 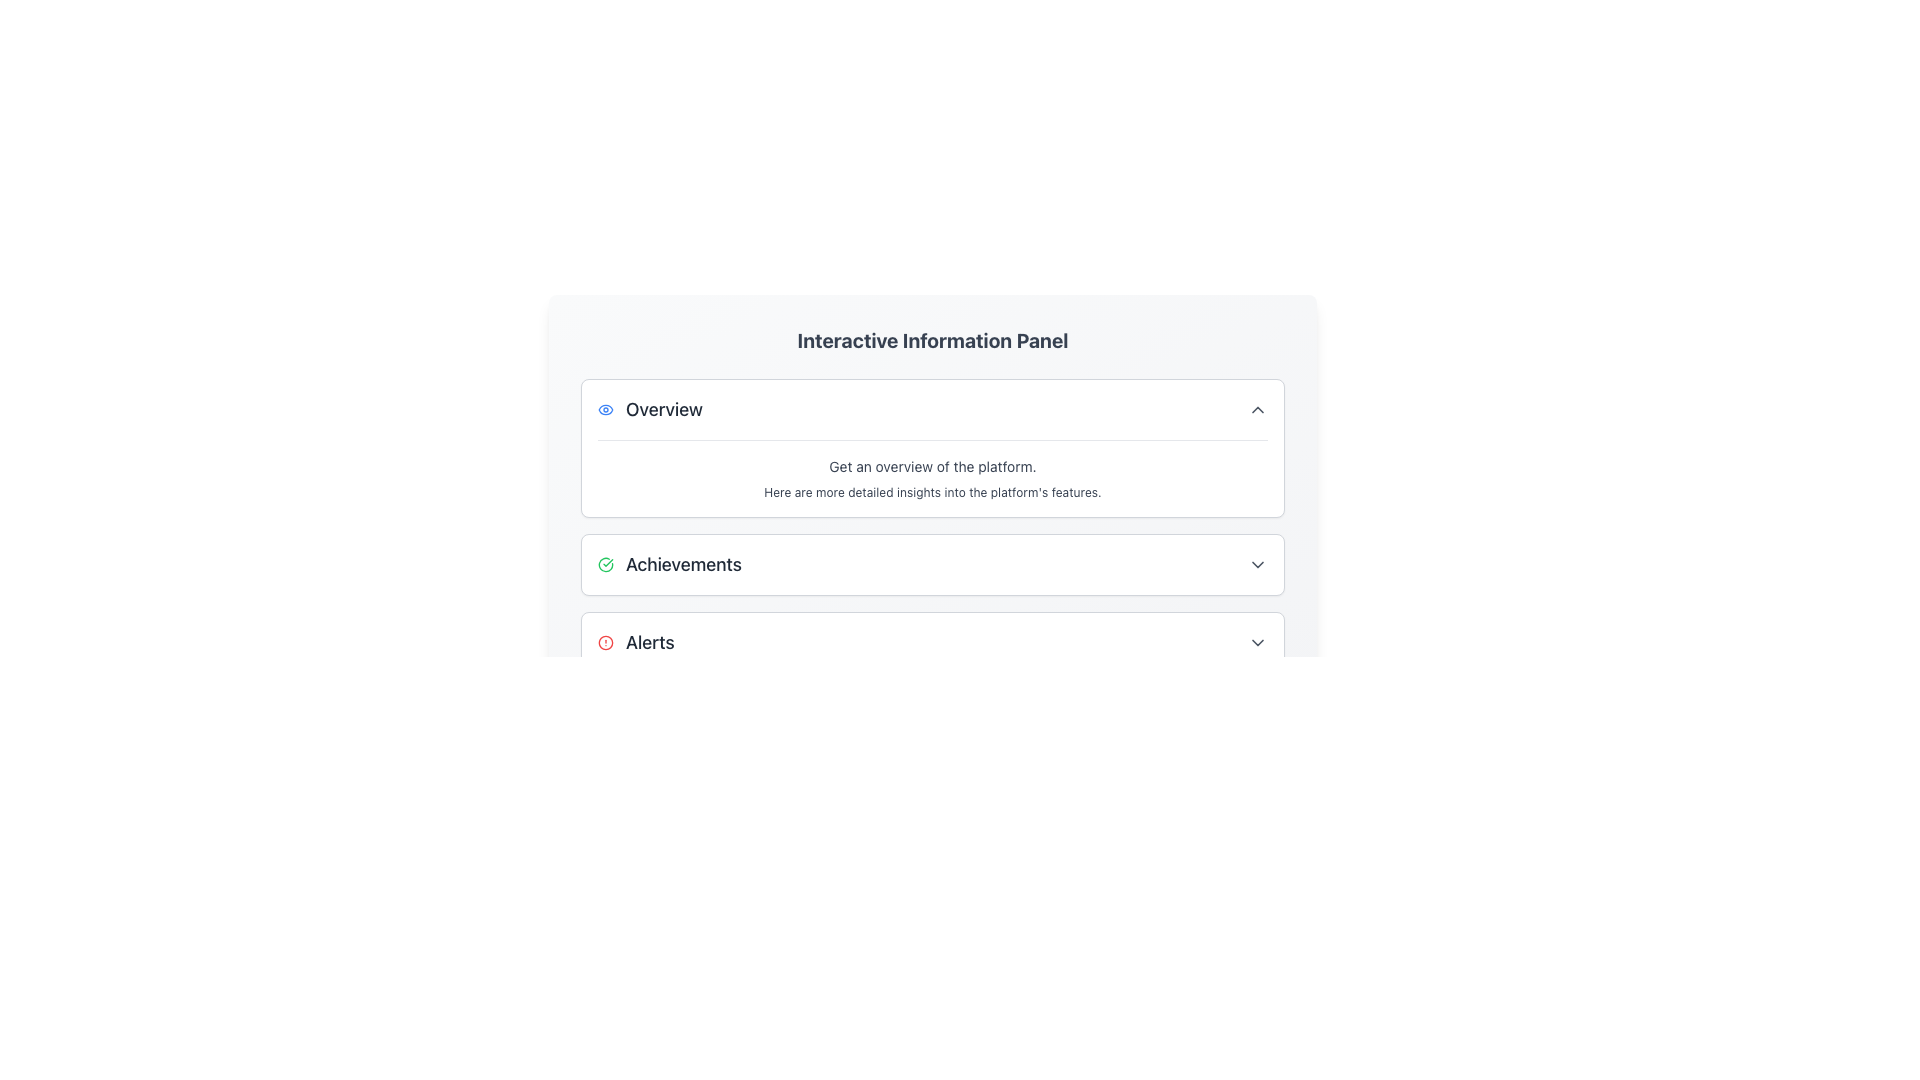 I want to click on the leftmost icon in the "Achievements" section of the collapsible information panel, which indicates a successfully completed or available achievement, so click(x=604, y=564).